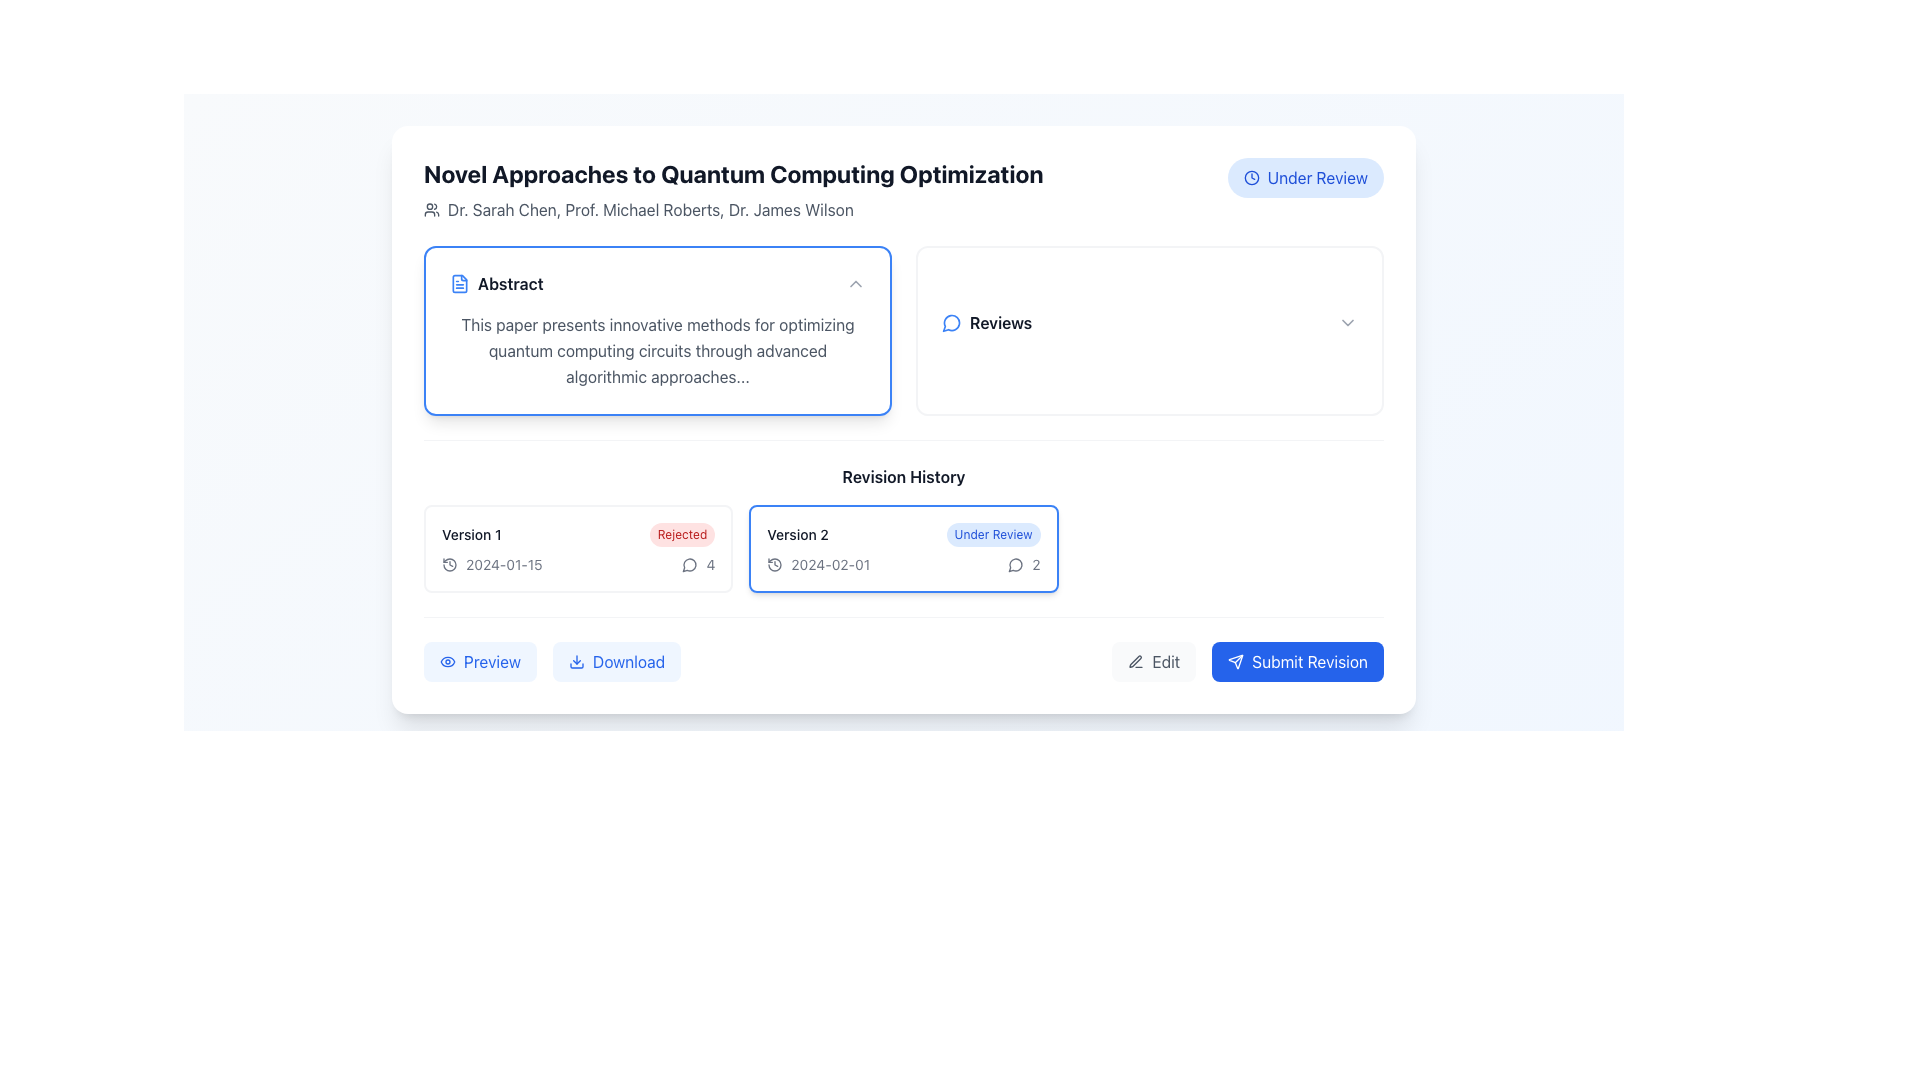 The width and height of the screenshot is (1920, 1080). What do you see at coordinates (993, 534) in the screenshot?
I see `the small, rounded badge labeled 'Under Review' which is visually adjacent to the text 'Version 2' in the top-right corner of the card containing version details` at bounding box center [993, 534].